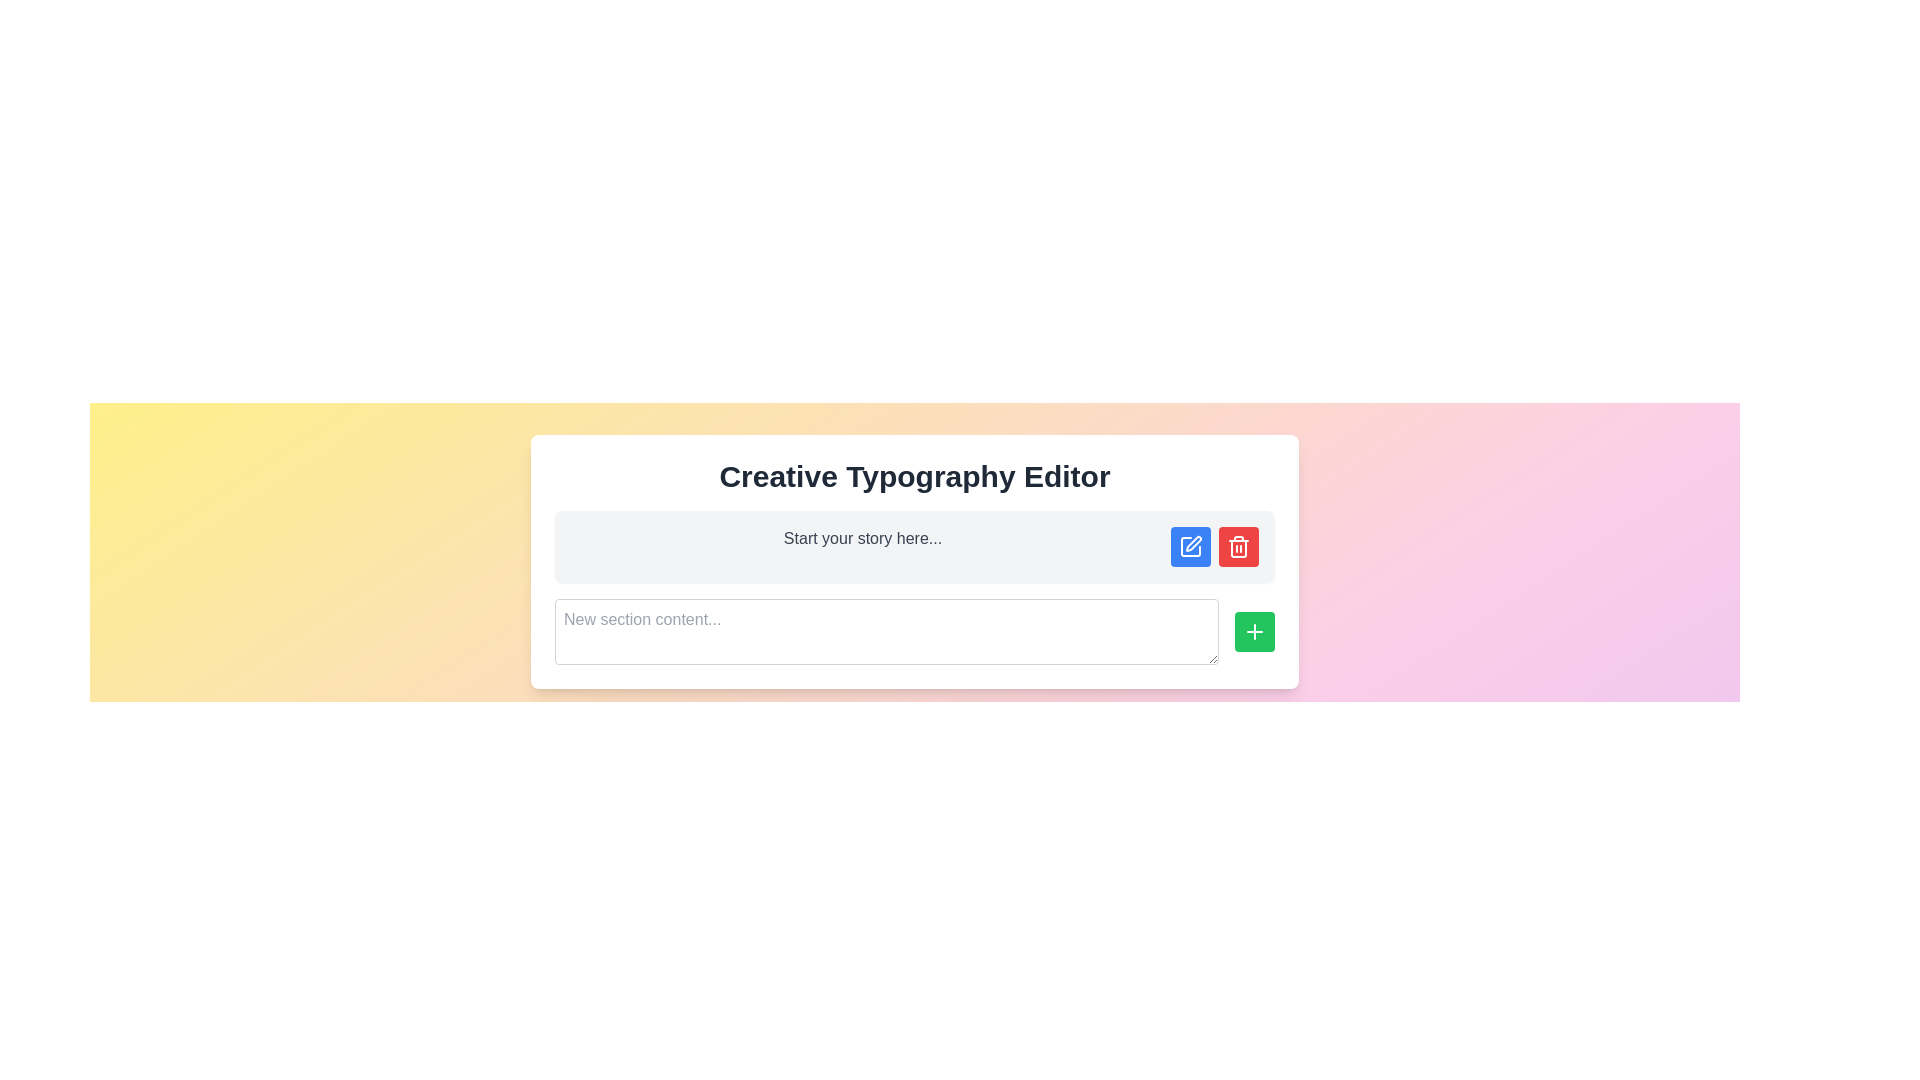  Describe the element at coordinates (1237, 547) in the screenshot. I see `the delete icon located within the red circular button on the right side of the interface` at that location.